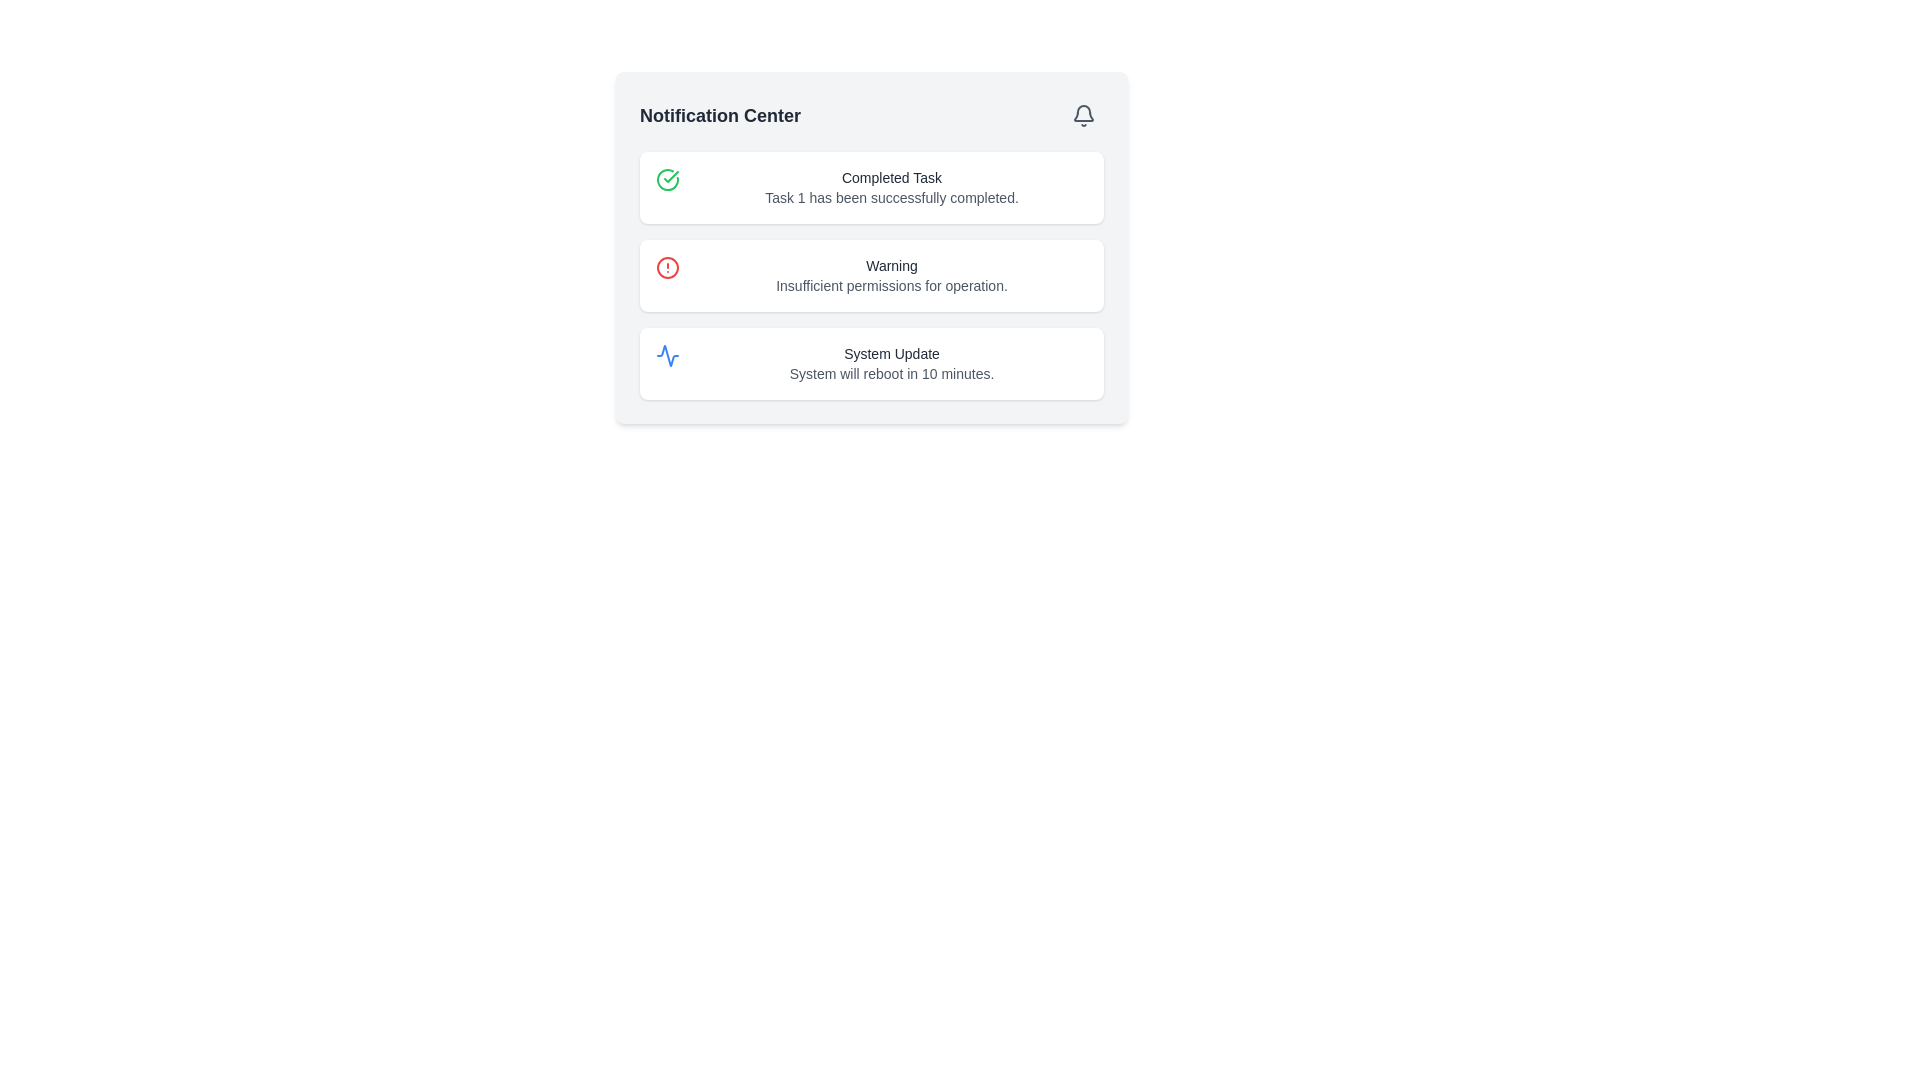  I want to click on the dynamic waveform icon styled in blue, located in the third notification card titled 'System Update' within the notification center, positioned to the left of the title and description text, so click(667, 354).